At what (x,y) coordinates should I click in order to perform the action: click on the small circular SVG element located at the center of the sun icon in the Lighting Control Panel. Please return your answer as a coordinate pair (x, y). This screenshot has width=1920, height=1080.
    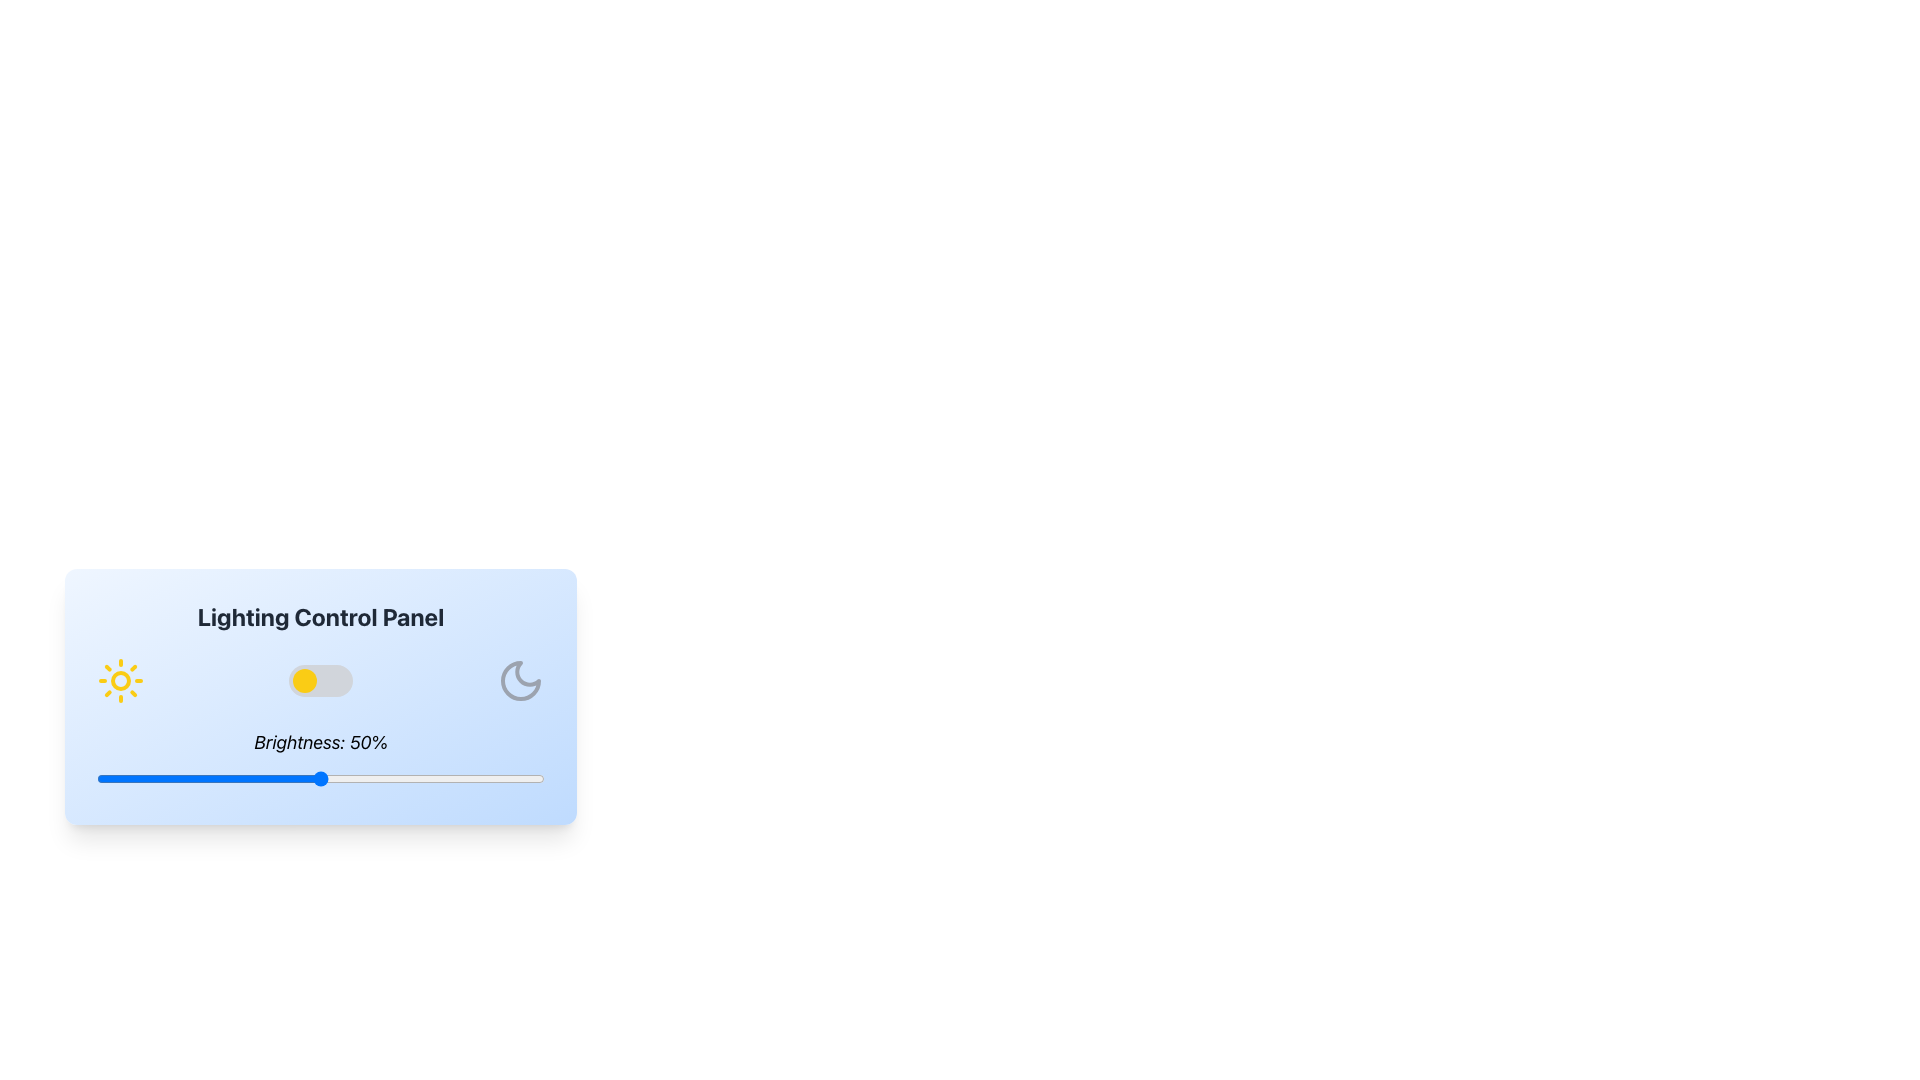
    Looking at the image, I should click on (119, 680).